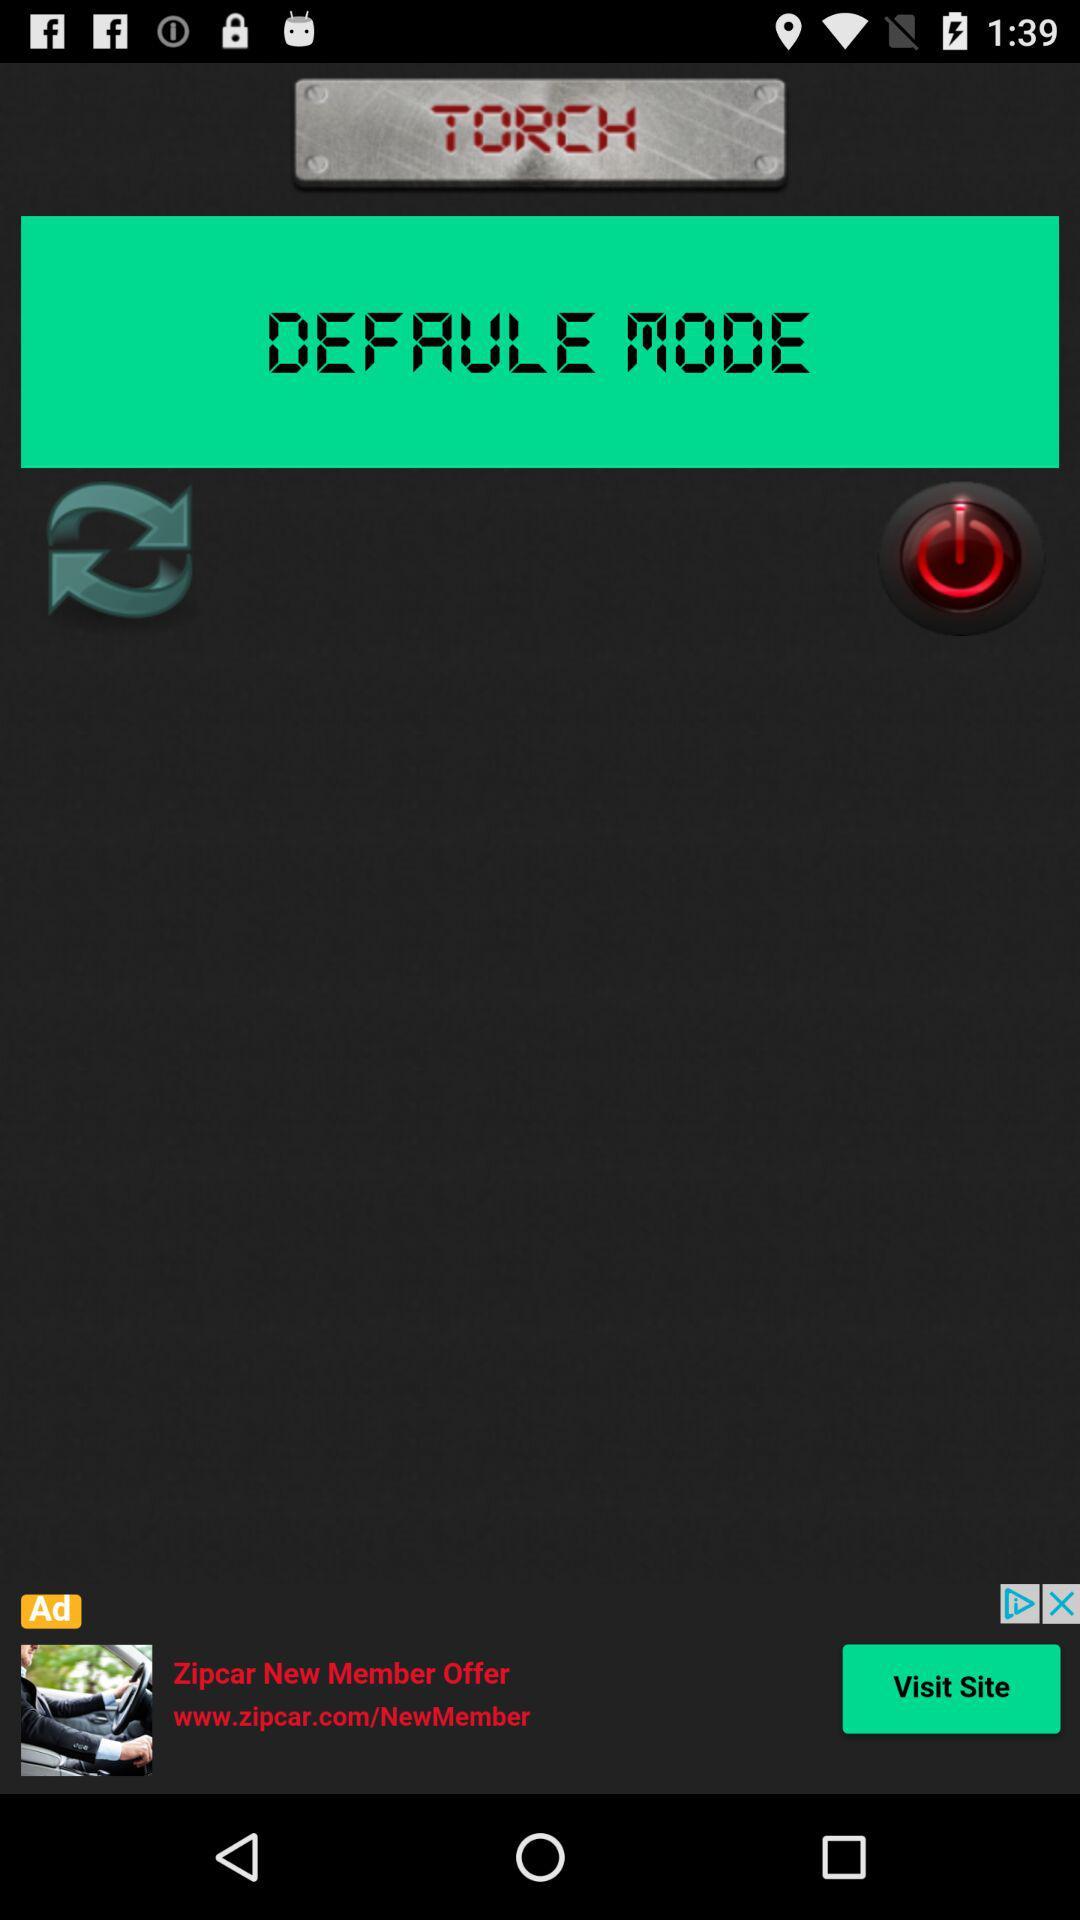 The width and height of the screenshot is (1080, 1920). What do you see at coordinates (540, 1688) in the screenshot?
I see `the advertisement page` at bounding box center [540, 1688].